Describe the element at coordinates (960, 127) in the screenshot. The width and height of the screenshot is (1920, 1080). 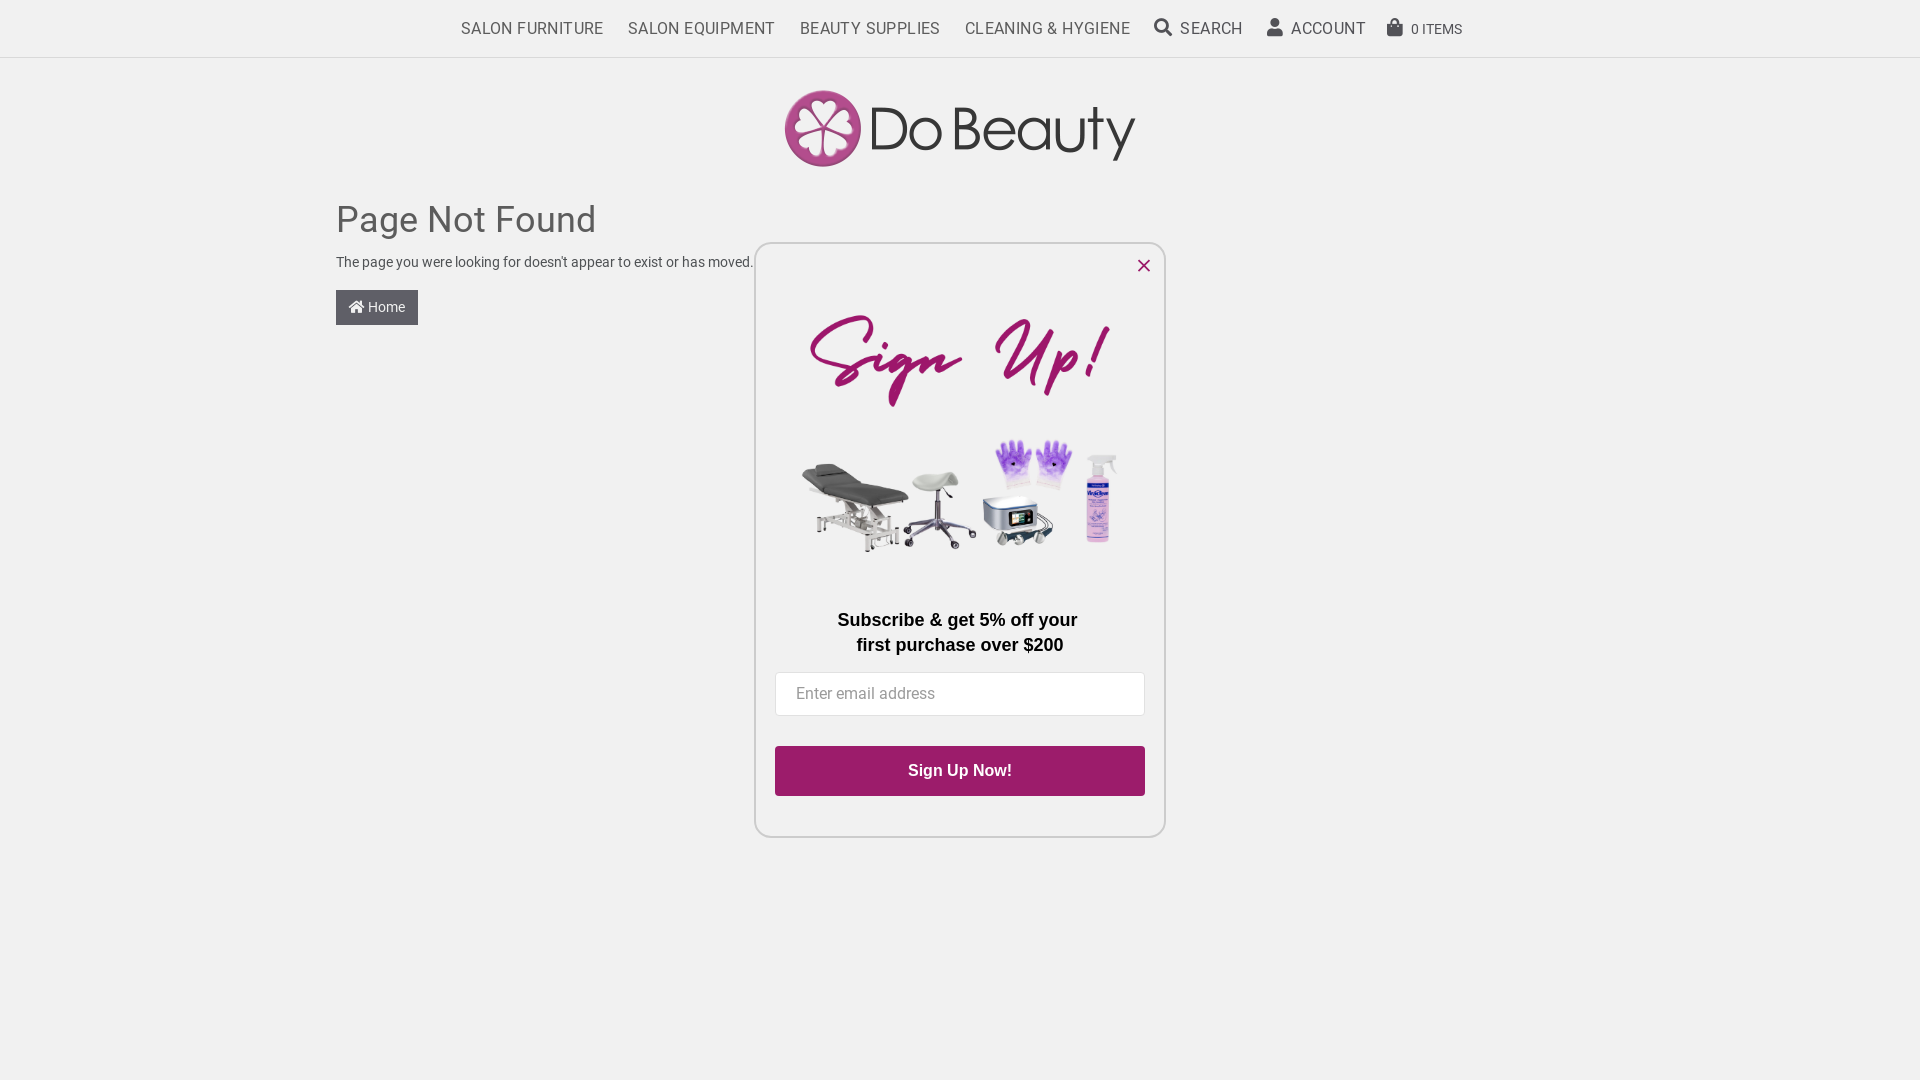
I see `'Do Beauty'` at that location.